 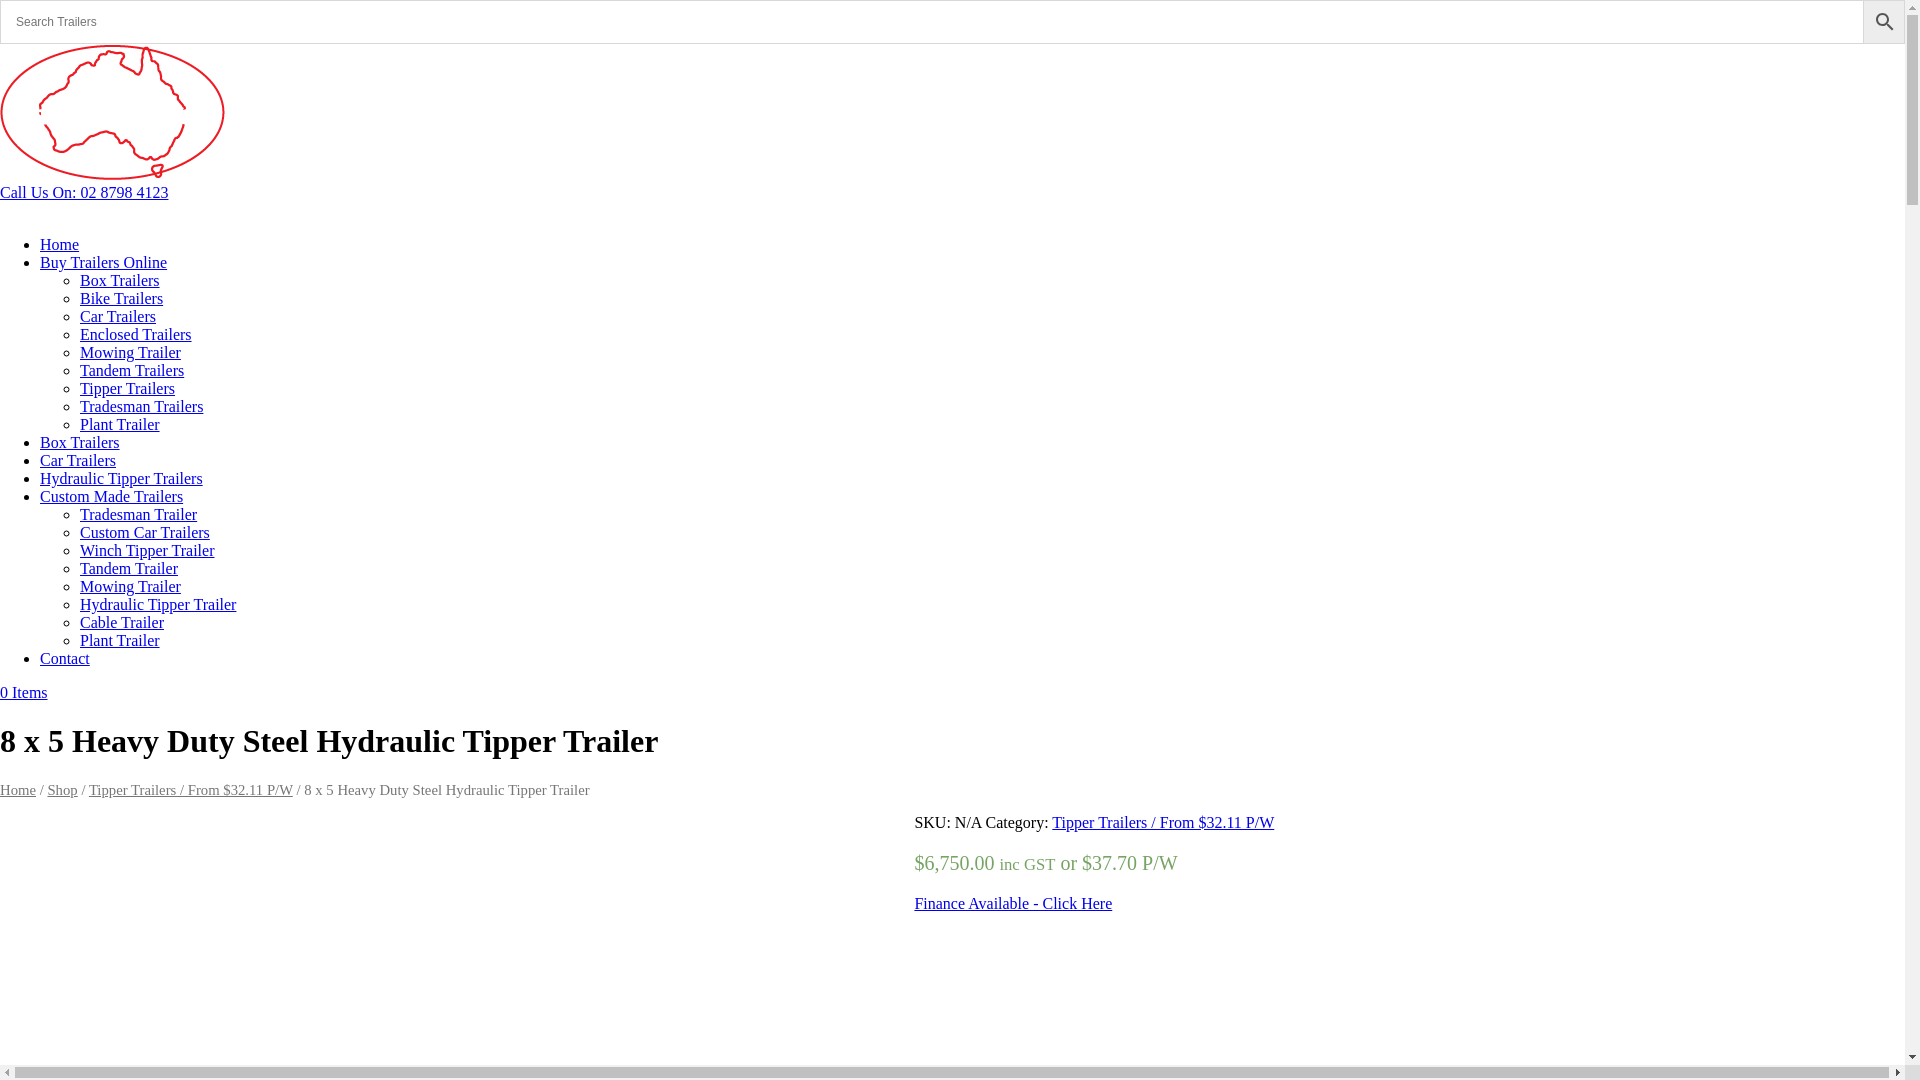 I want to click on 'Custom Made Trailers', so click(x=39, y=495).